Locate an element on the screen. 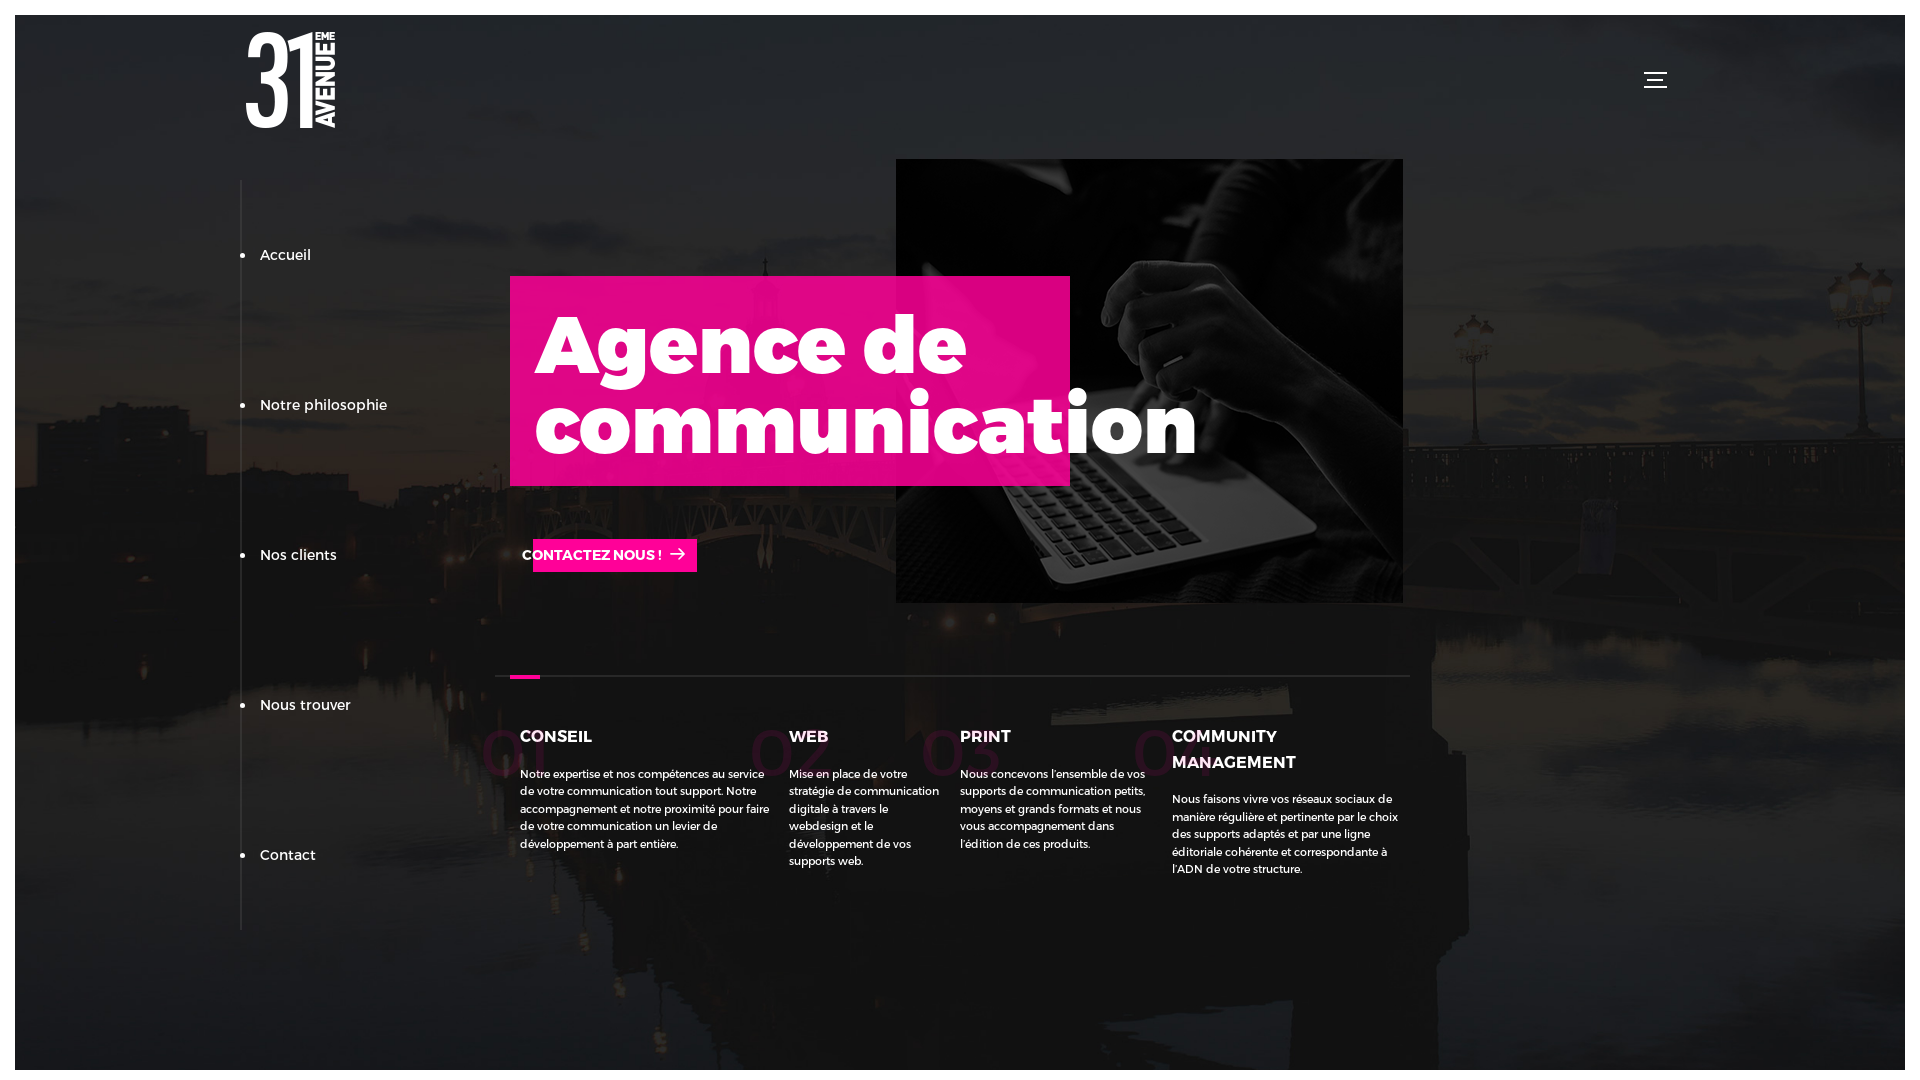  'Notre philosophie' is located at coordinates (323, 404).